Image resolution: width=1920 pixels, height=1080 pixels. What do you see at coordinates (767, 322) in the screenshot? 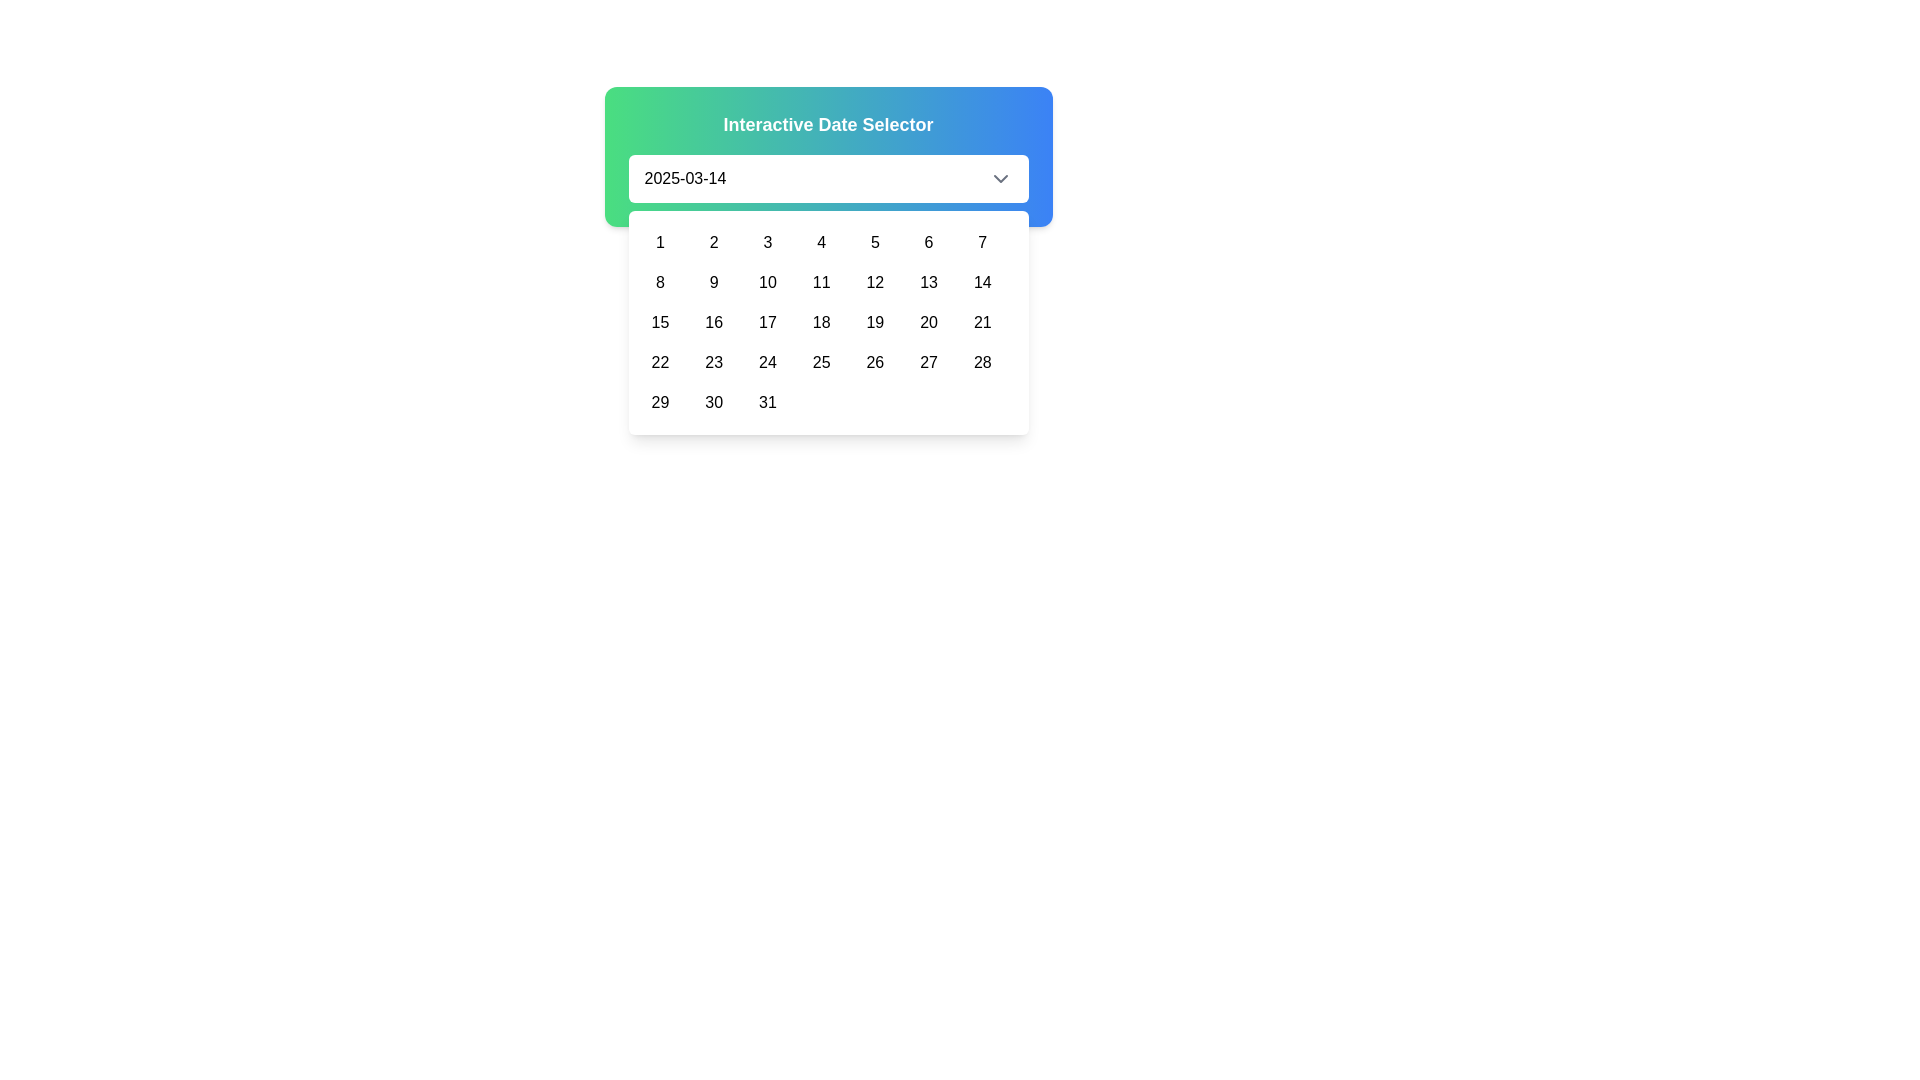
I see `the selectable date button representing the 17th day` at bounding box center [767, 322].